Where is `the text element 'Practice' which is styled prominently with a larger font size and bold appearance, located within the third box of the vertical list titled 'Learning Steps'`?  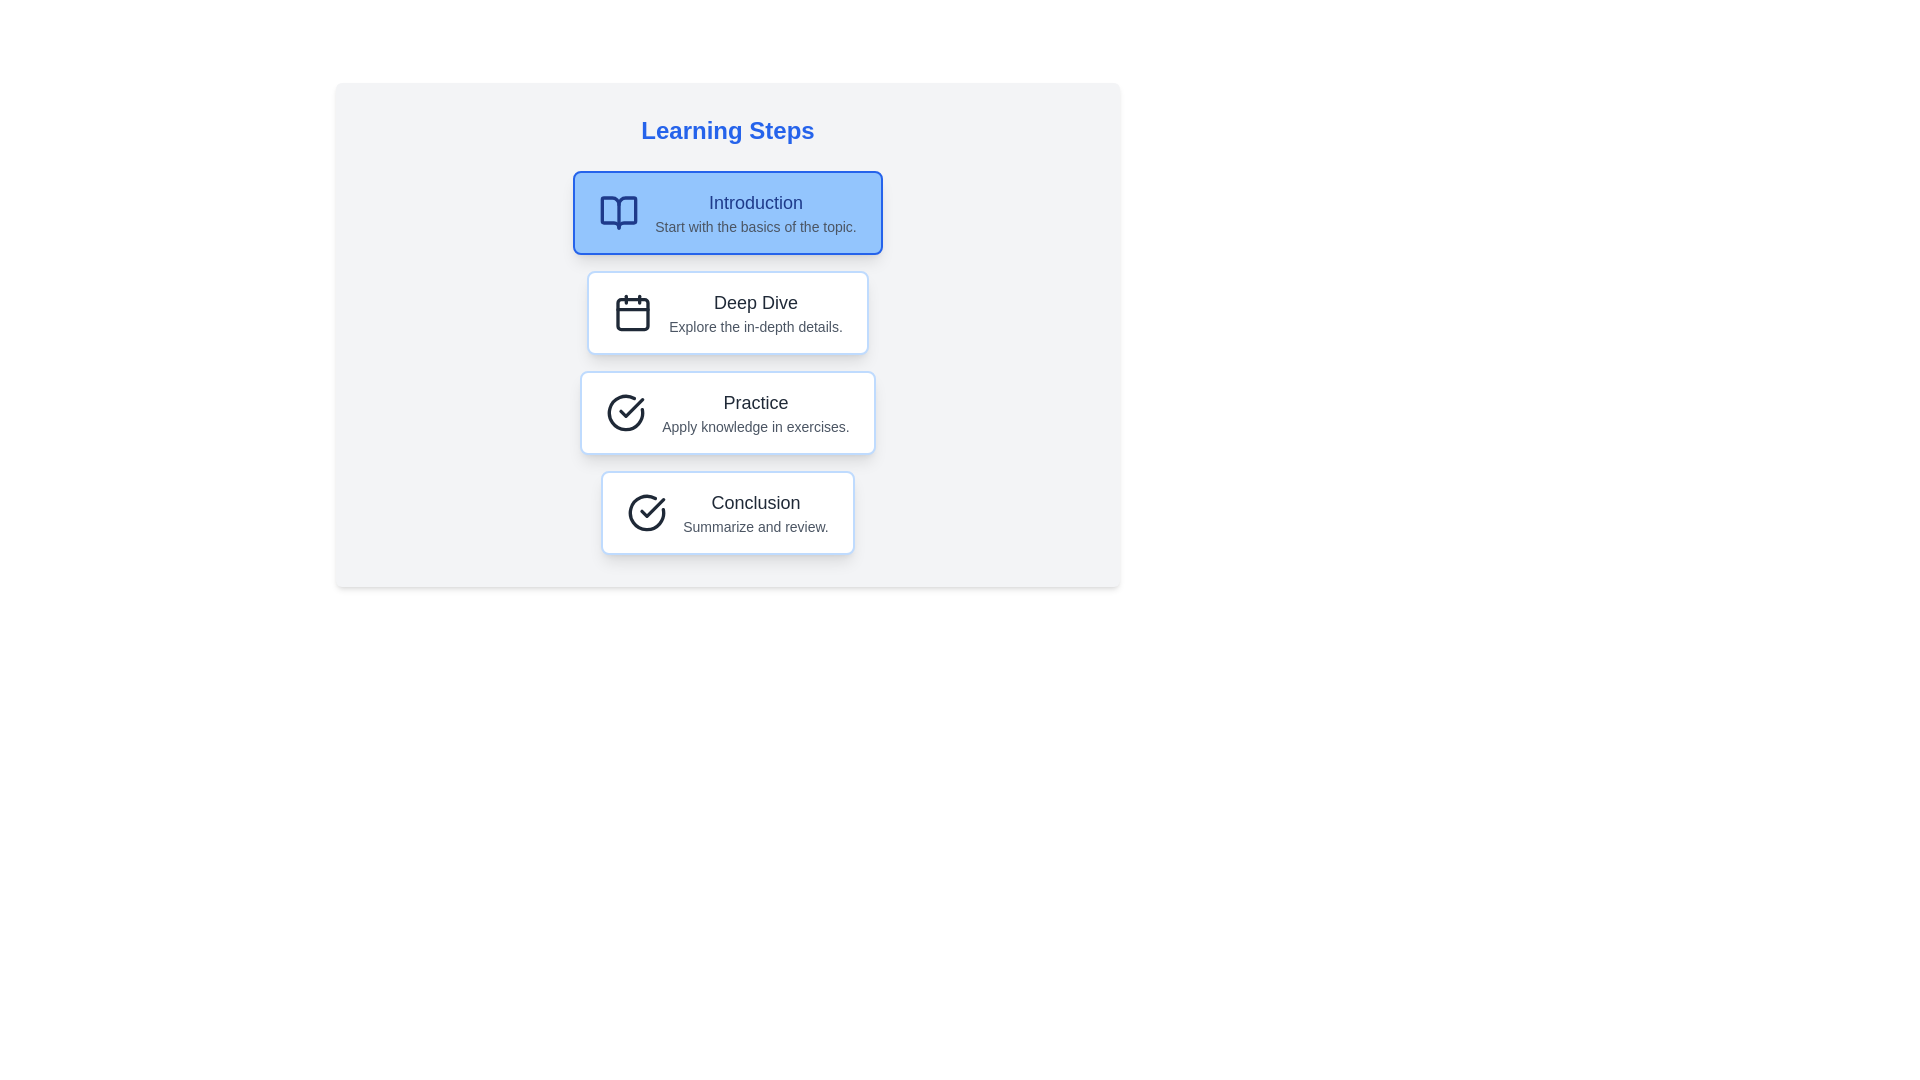
the text element 'Practice' which is styled prominently with a larger font size and bold appearance, located within the third box of the vertical list titled 'Learning Steps' is located at coordinates (754, 402).